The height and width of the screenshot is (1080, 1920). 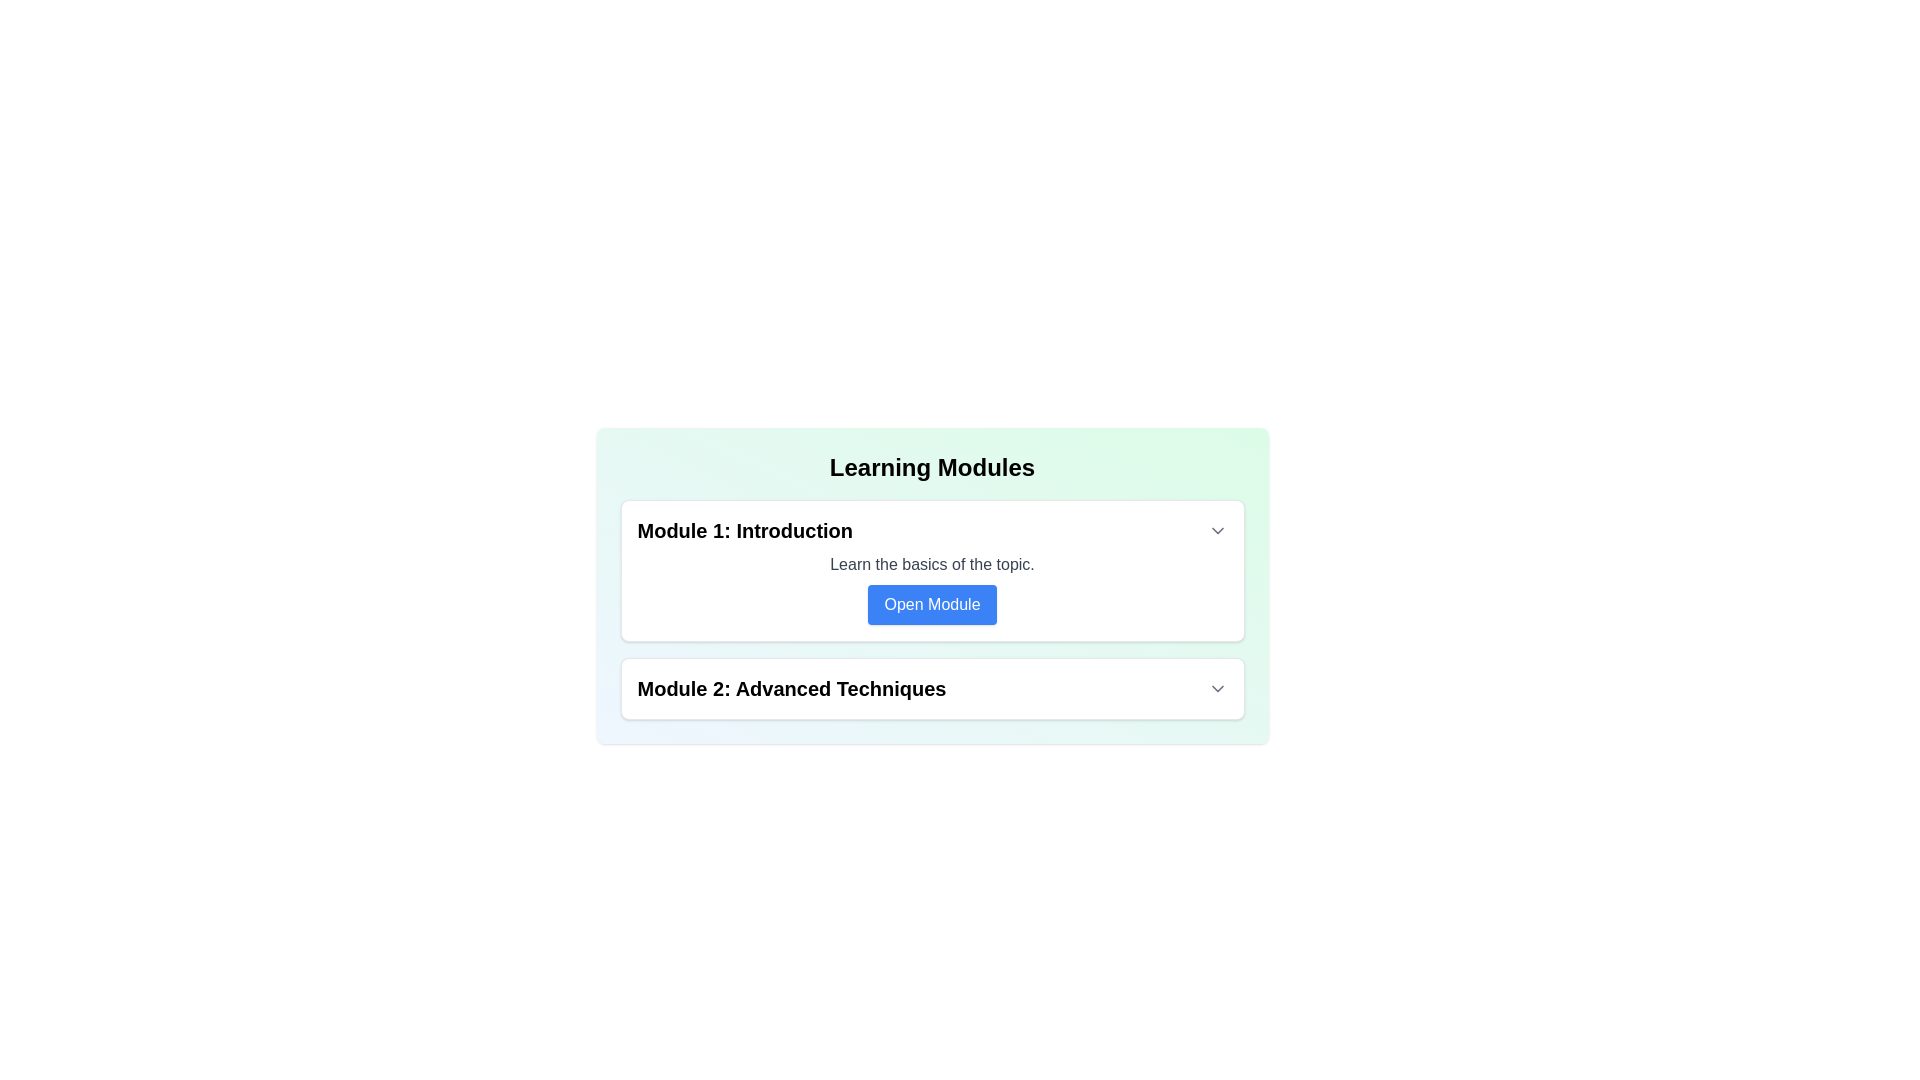 What do you see at coordinates (931, 688) in the screenshot?
I see `the Collapsible section header labeled 'Module 2: Advanced Techniques'` at bounding box center [931, 688].